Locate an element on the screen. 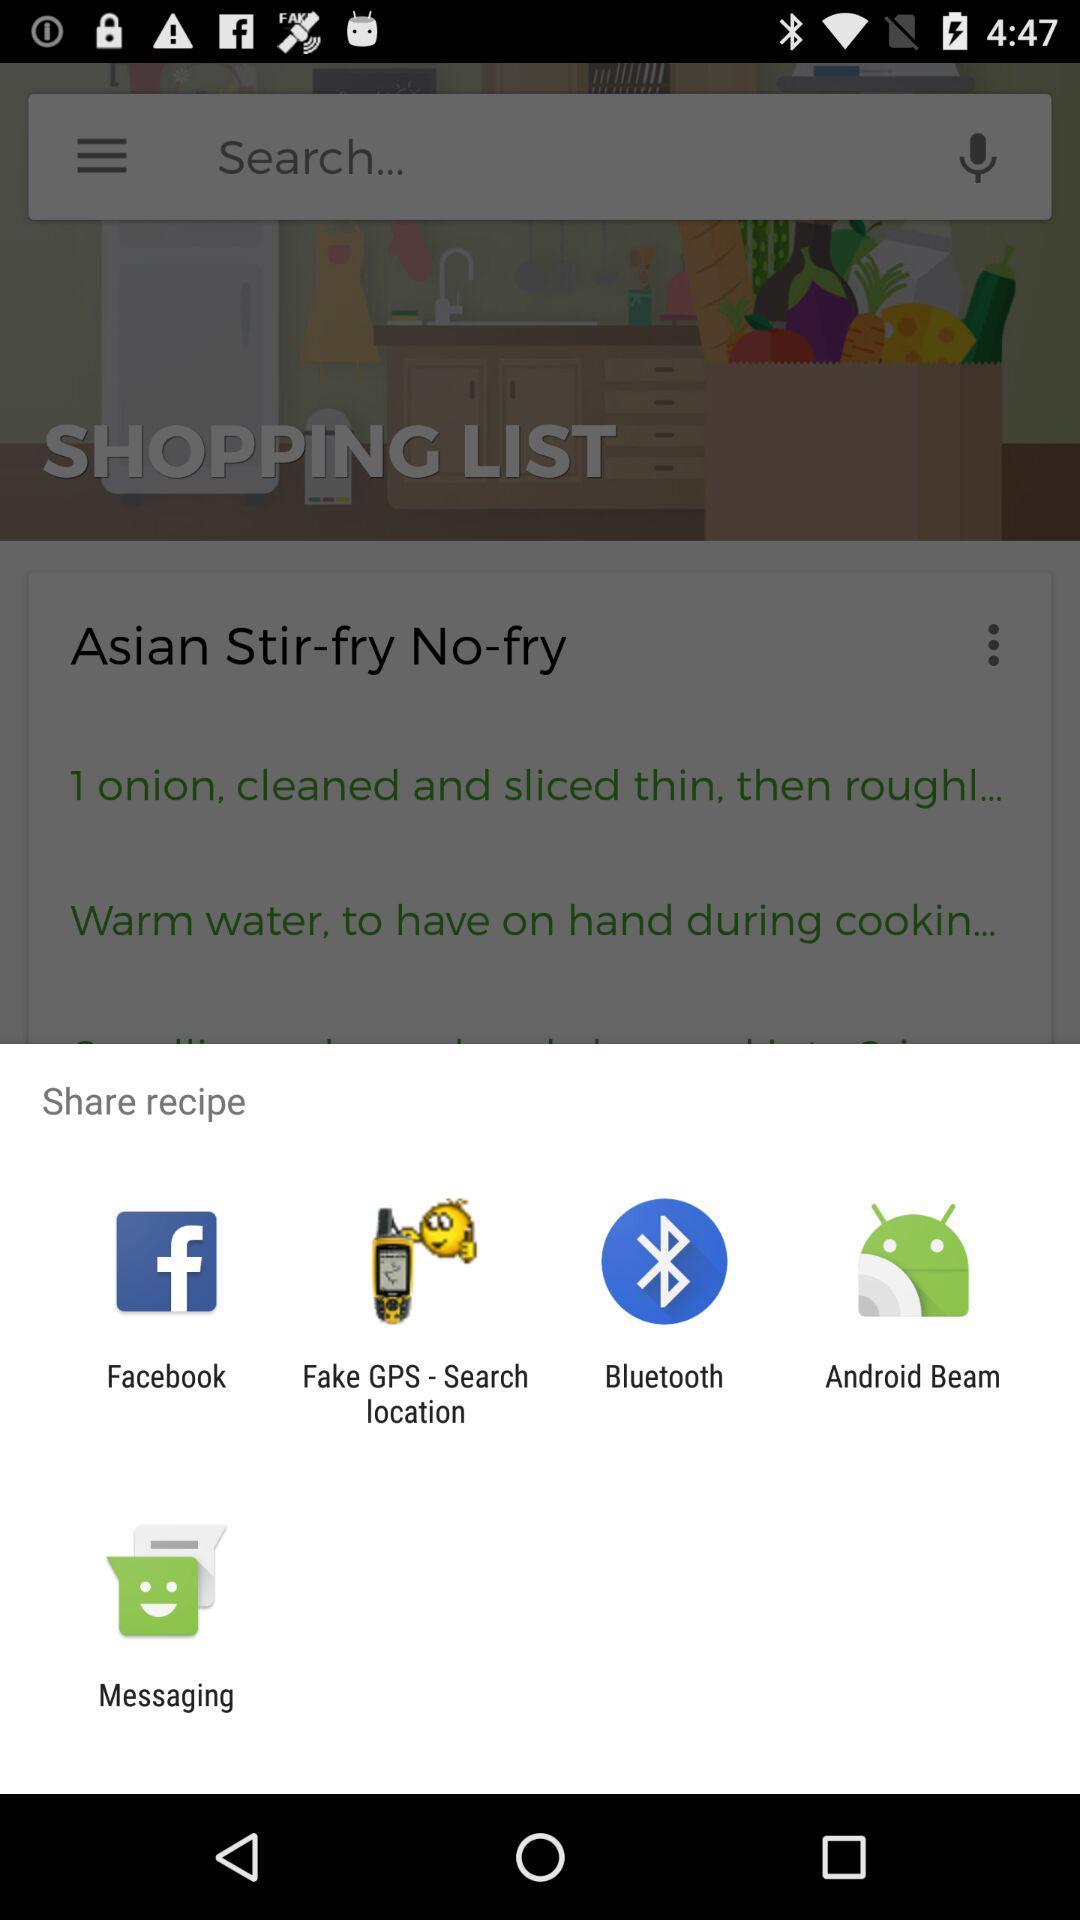  app to the right of fake gps search is located at coordinates (664, 1392).